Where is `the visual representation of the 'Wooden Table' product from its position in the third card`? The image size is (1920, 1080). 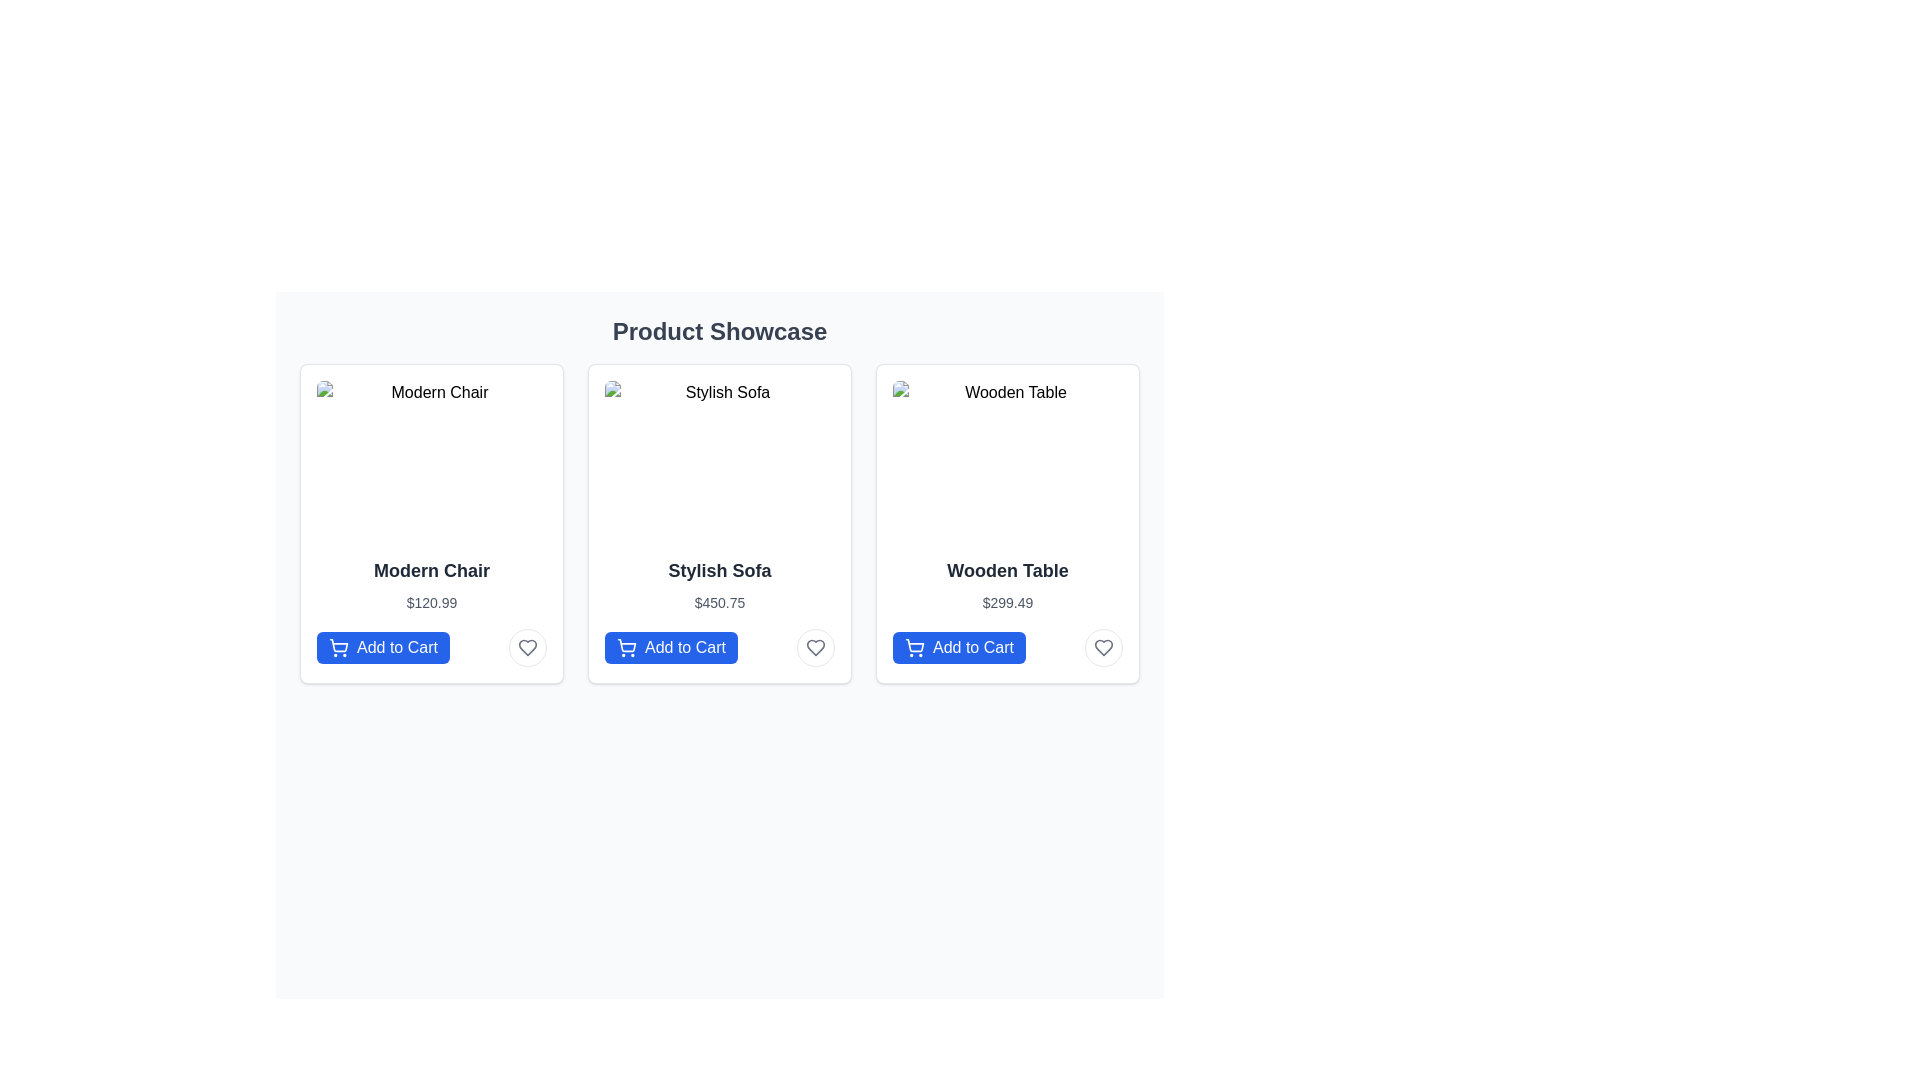 the visual representation of the 'Wooden Table' product from its position in the third card is located at coordinates (1008, 461).